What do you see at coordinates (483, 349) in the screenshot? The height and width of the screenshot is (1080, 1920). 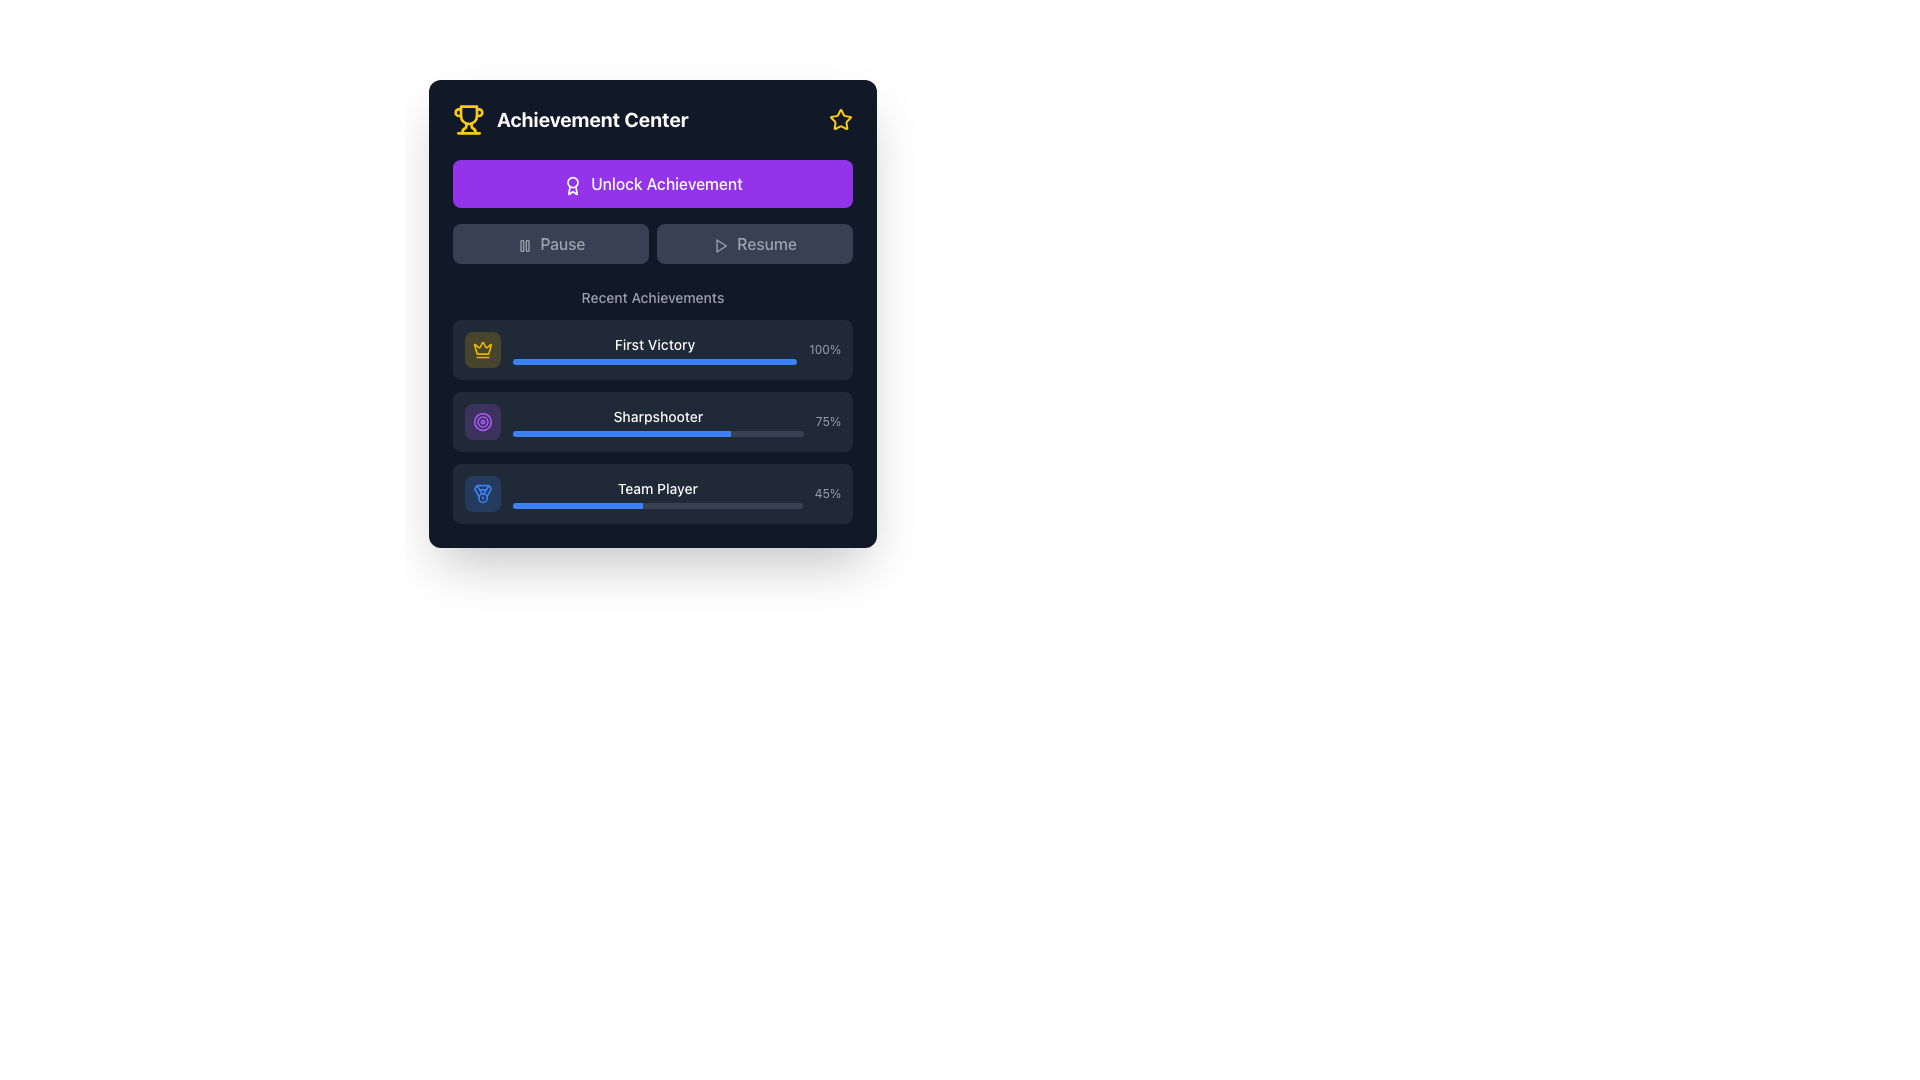 I see `the 'First Victory' achievement icon button located on the left side of the 'Recent Achievements' list in the 'Achievement Center'` at bounding box center [483, 349].